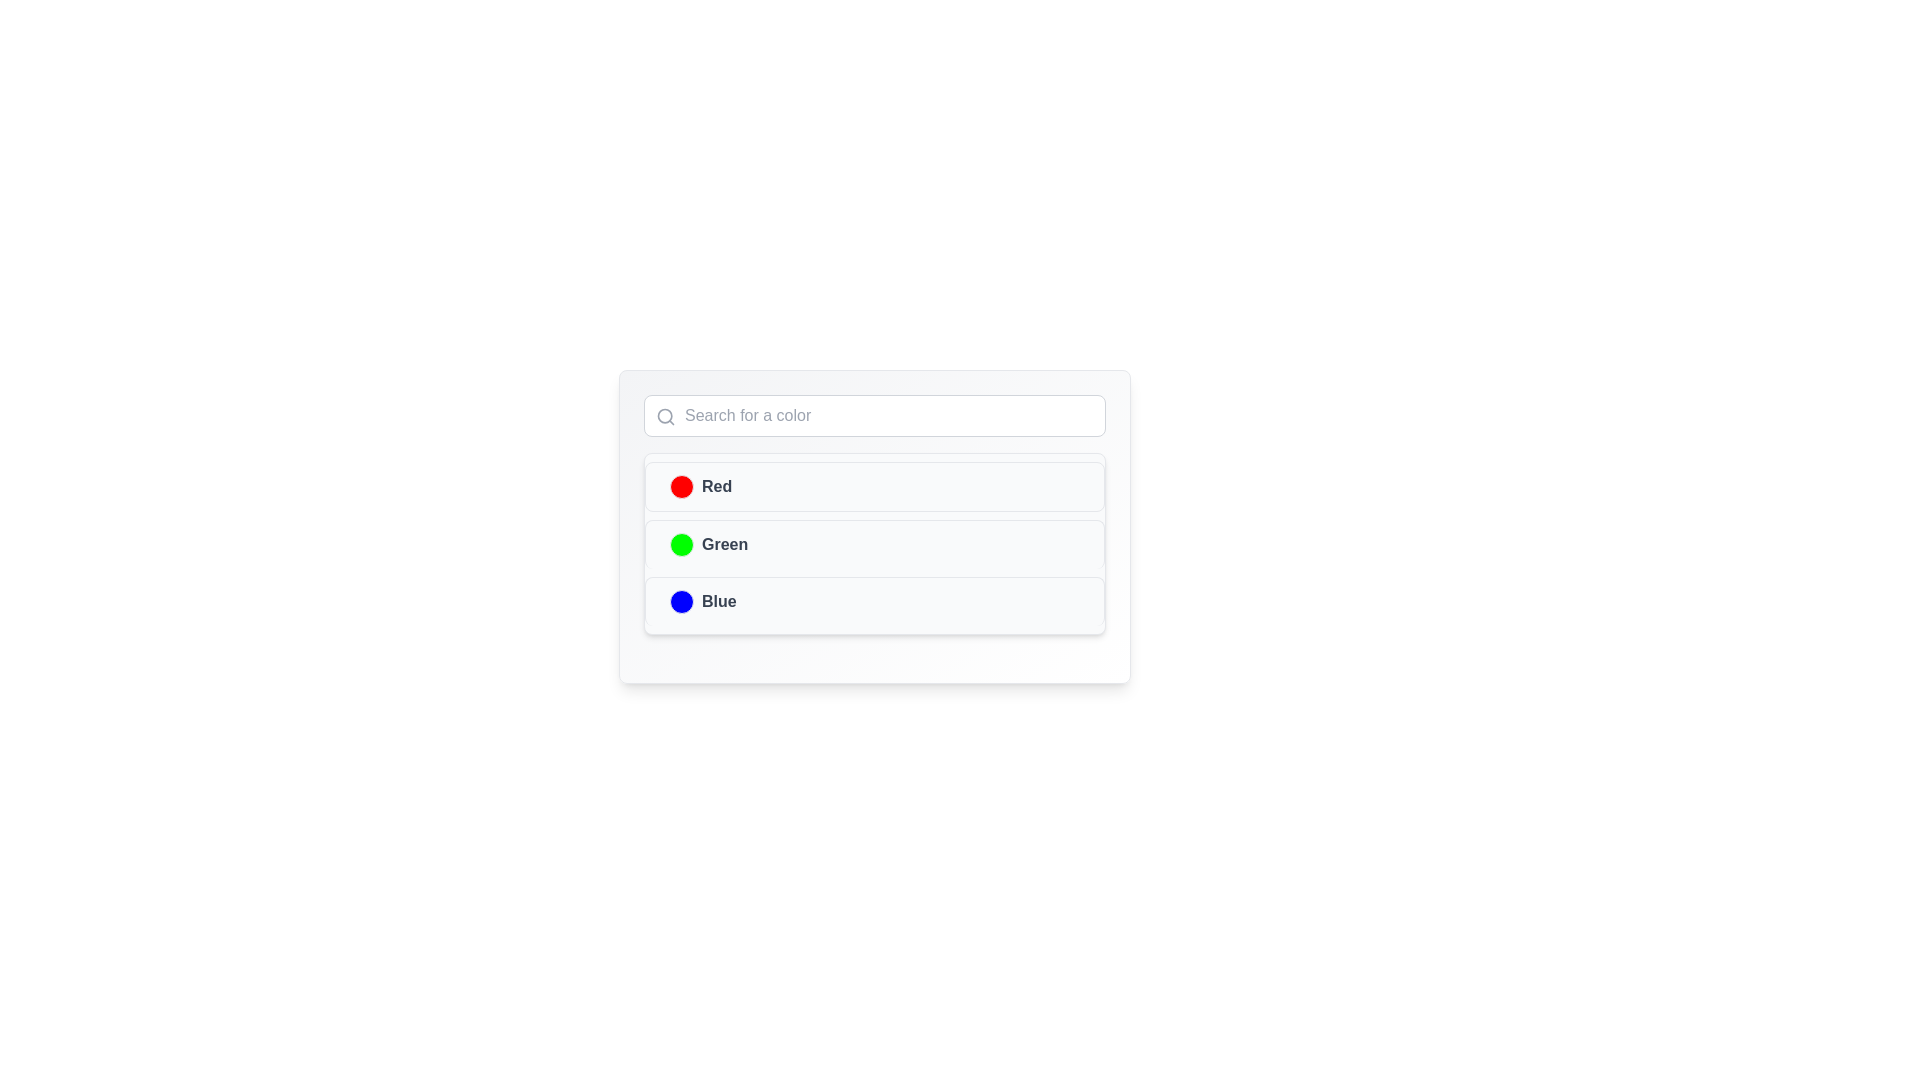  Describe the element at coordinates (701, 486) in the screenshot. I see `the first list item representing the color option 'Red'` at that location.